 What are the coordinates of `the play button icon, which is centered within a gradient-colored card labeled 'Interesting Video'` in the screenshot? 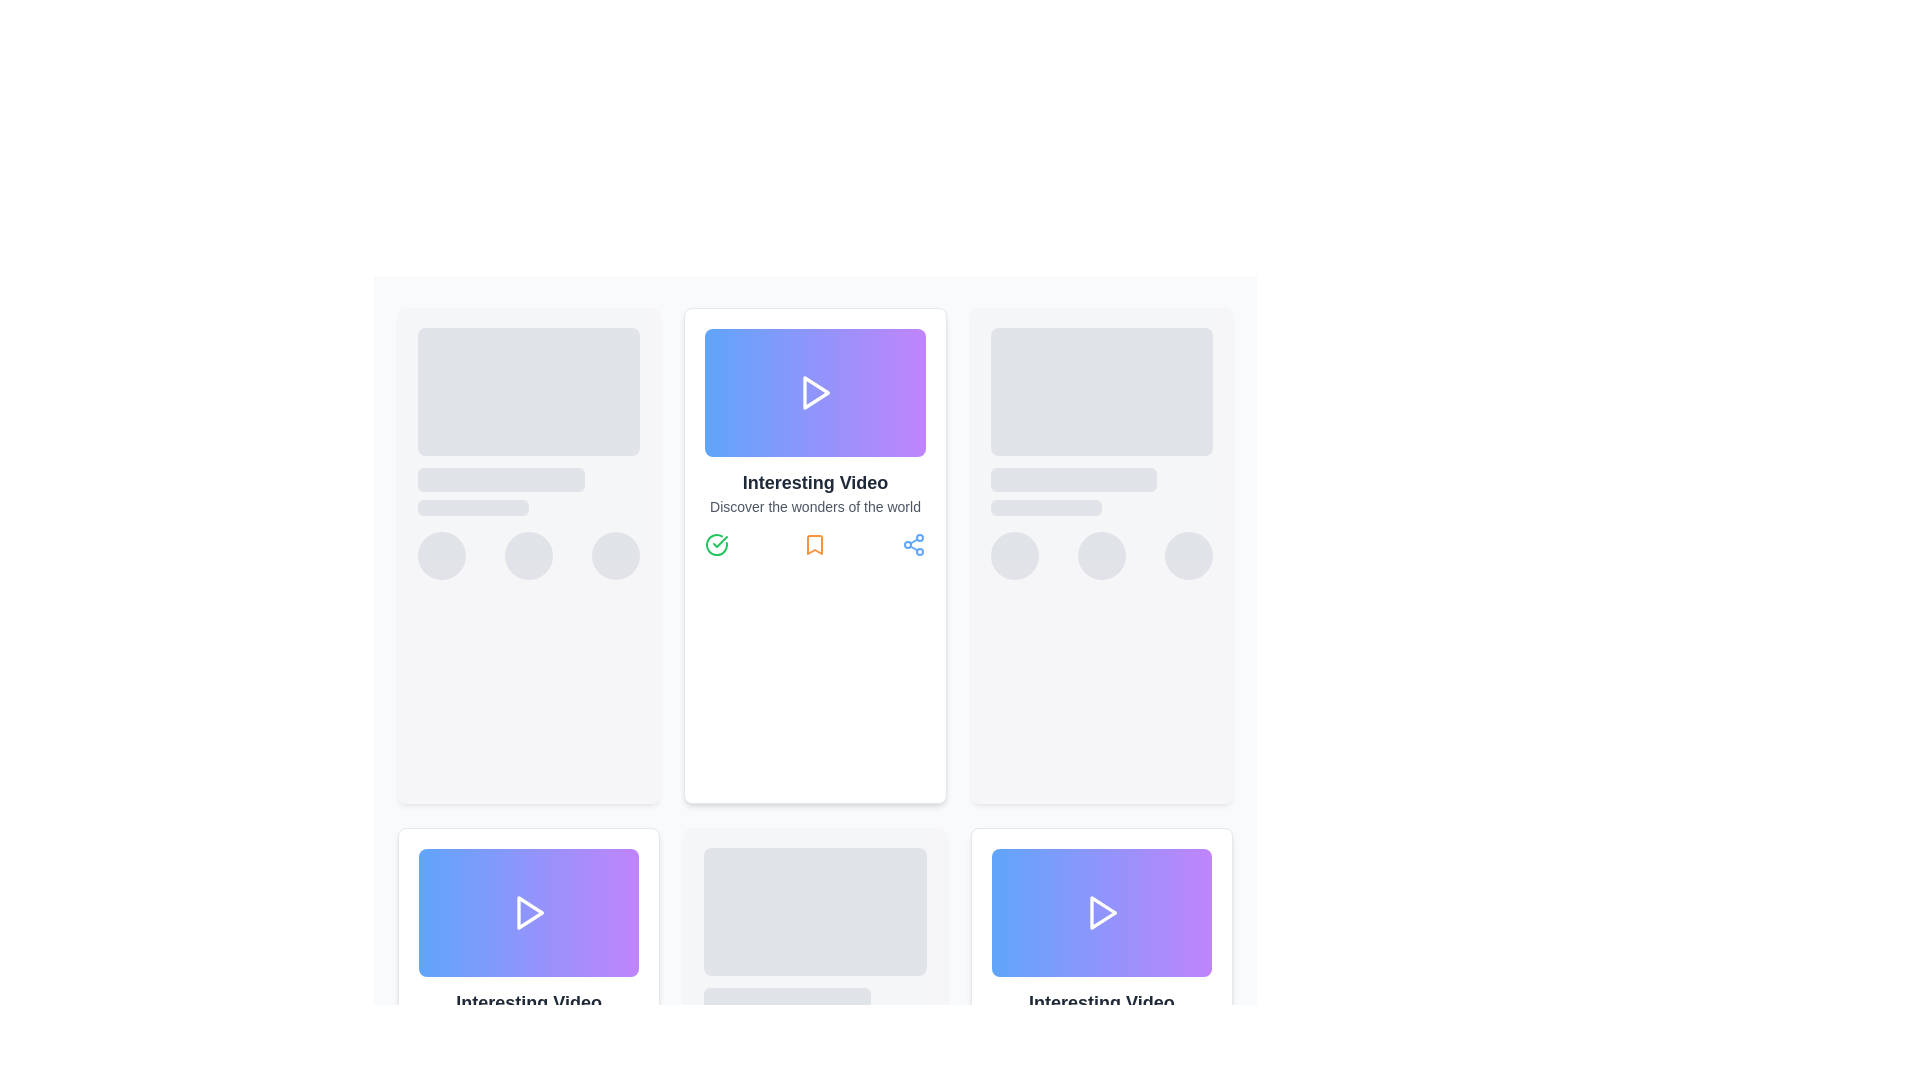 It's located at (1100, 913).